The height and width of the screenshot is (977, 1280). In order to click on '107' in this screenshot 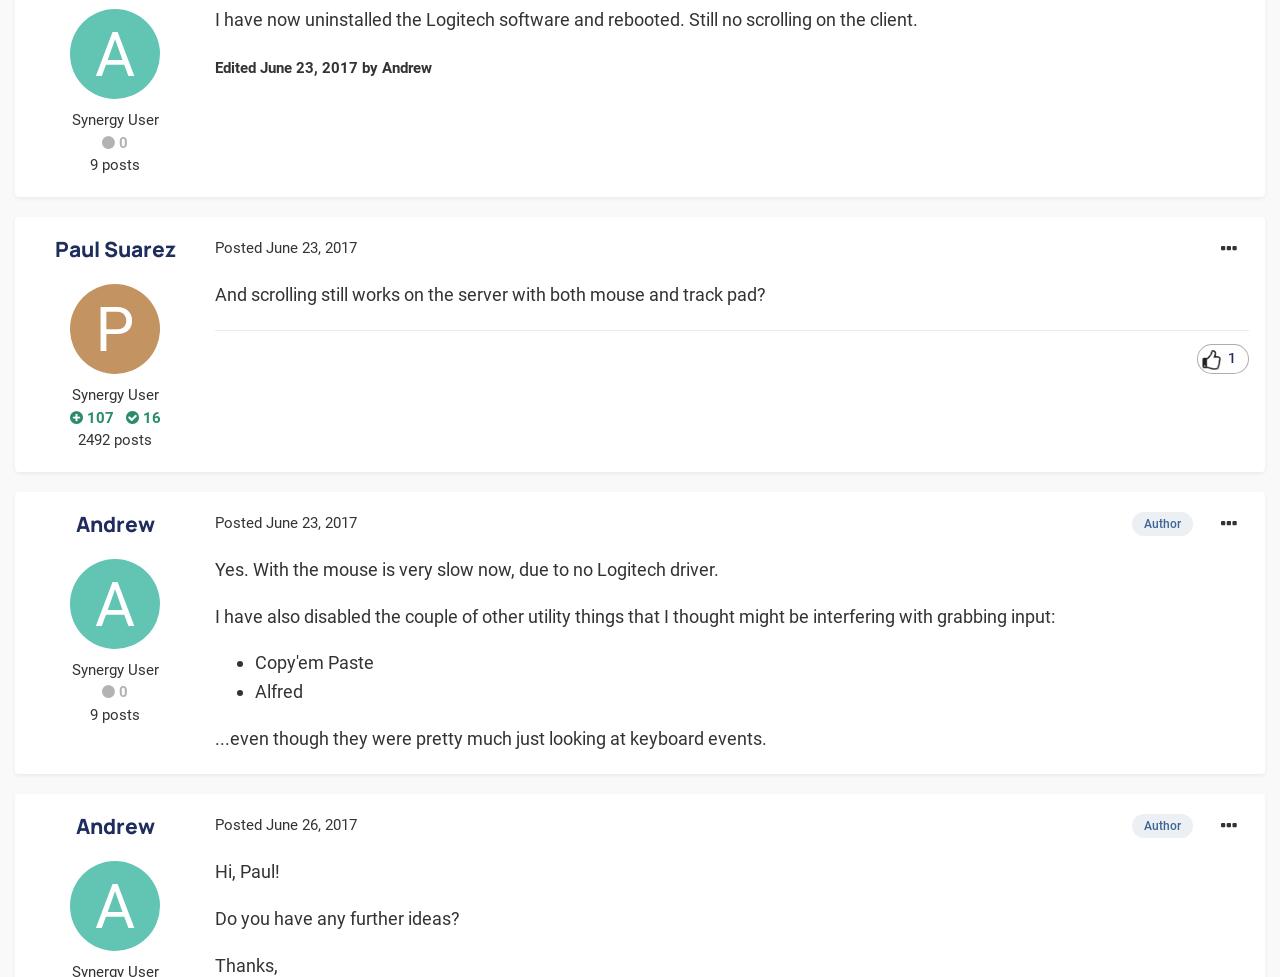, I will do `click(96, 416)`.